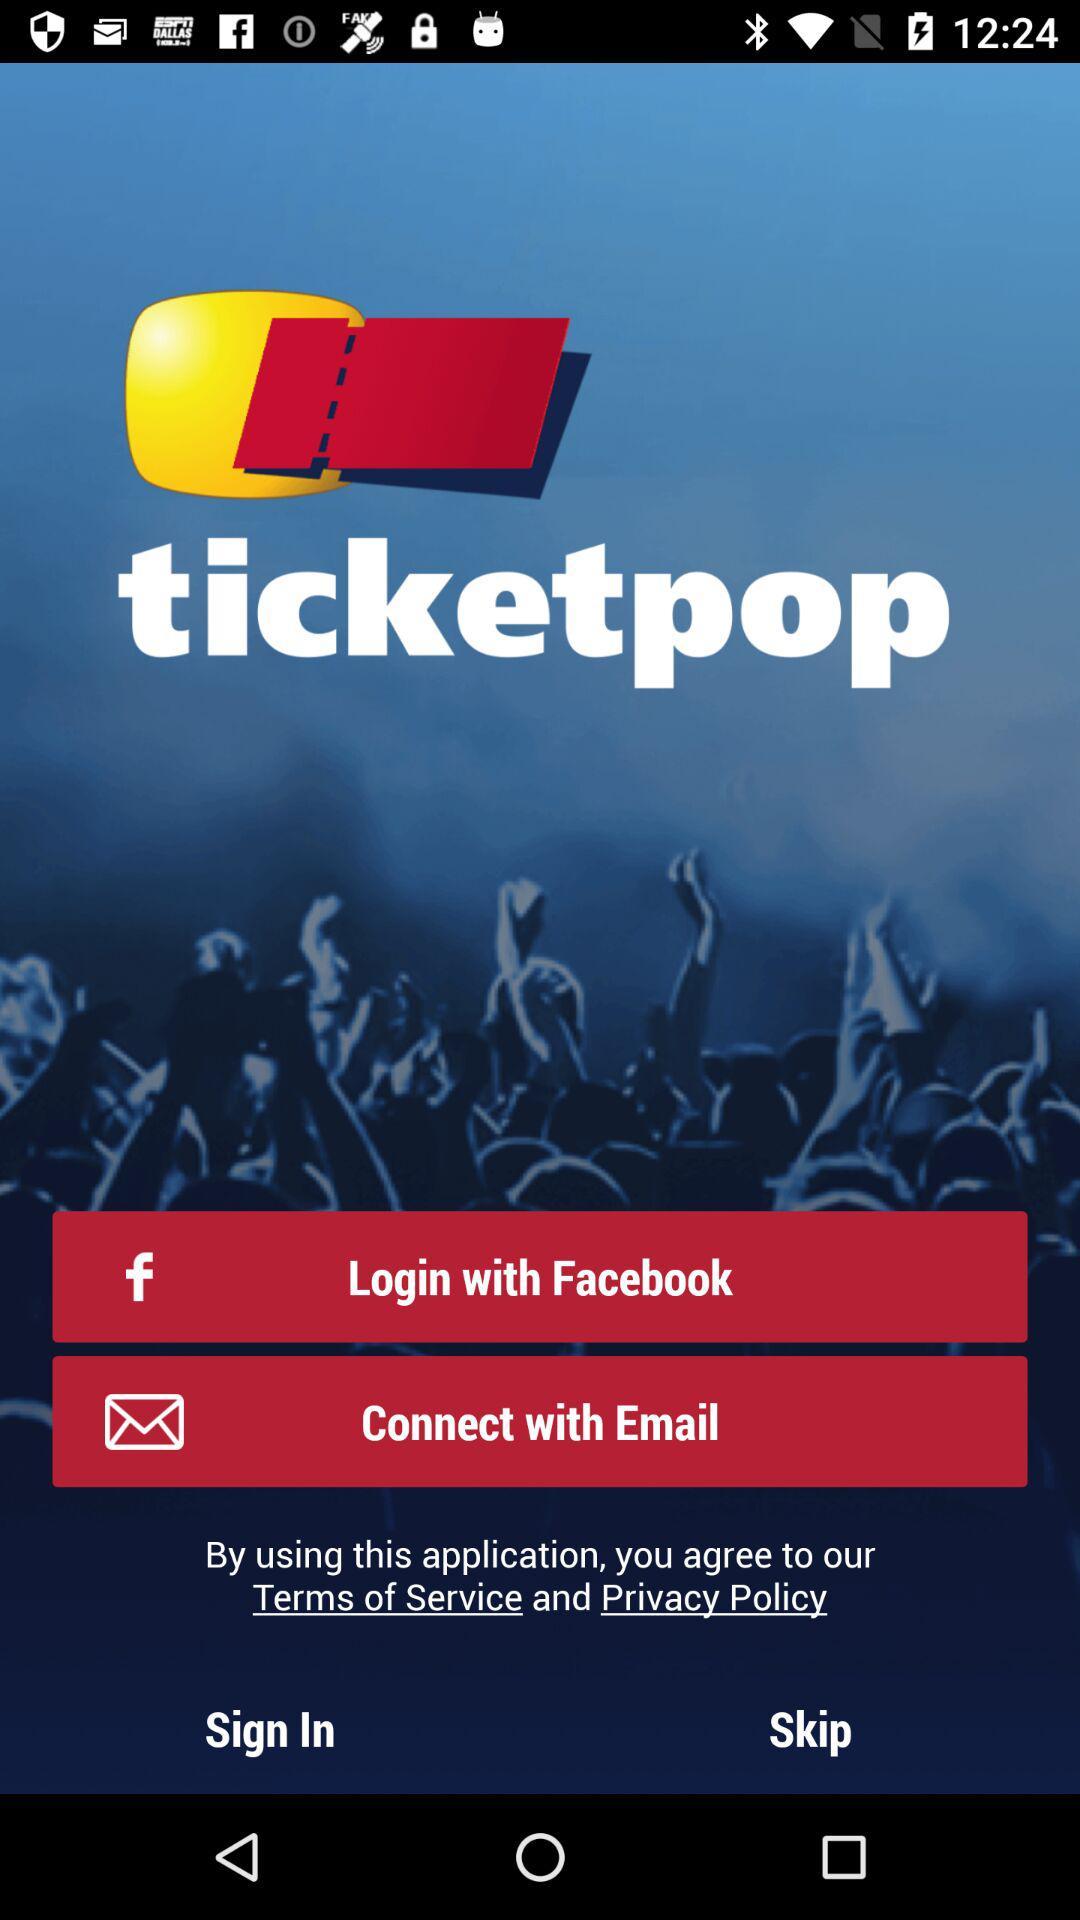  What do you see at coordinates (270, 1727) in the screenshot?
I see `the icon to the left of skip item` at bounding box center [270, 1727].